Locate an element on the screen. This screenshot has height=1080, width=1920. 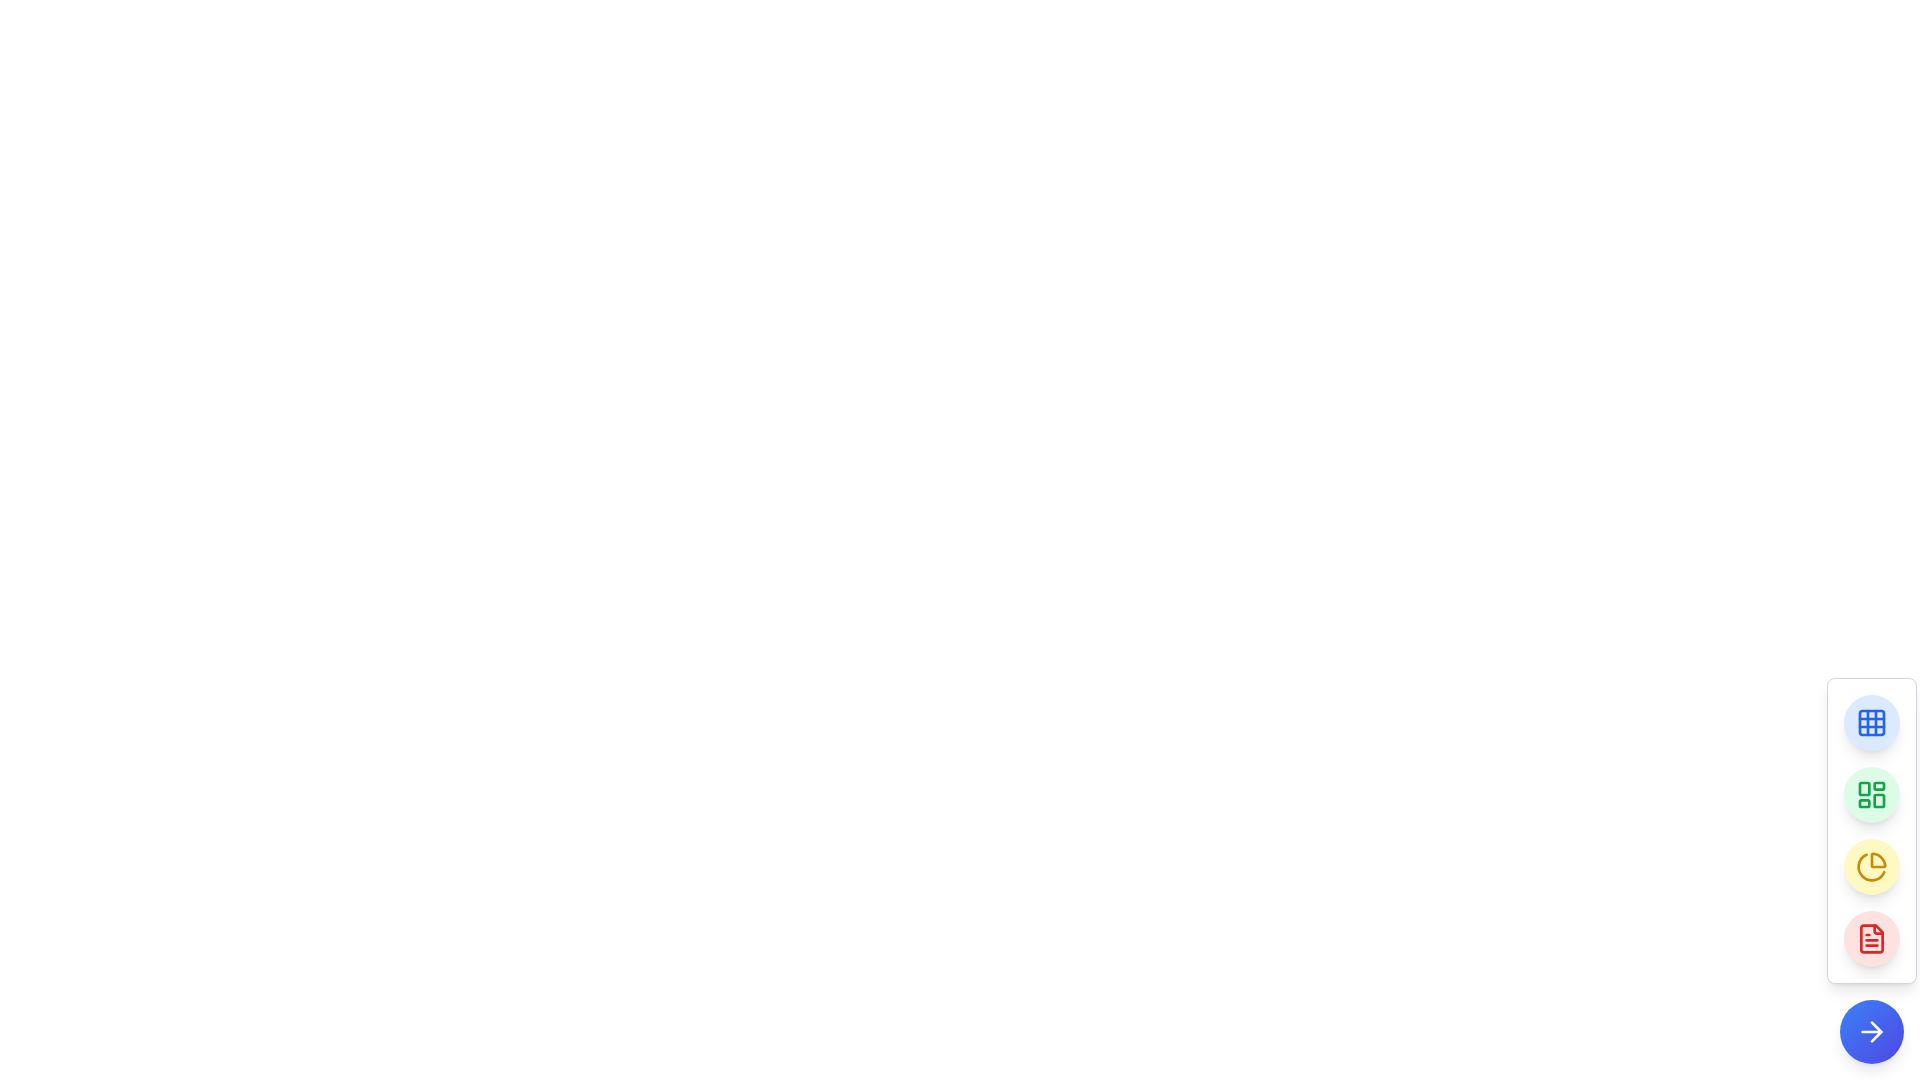
the circular yellow button with a pie chart icon in the center is located at coordinates (1871, 866).